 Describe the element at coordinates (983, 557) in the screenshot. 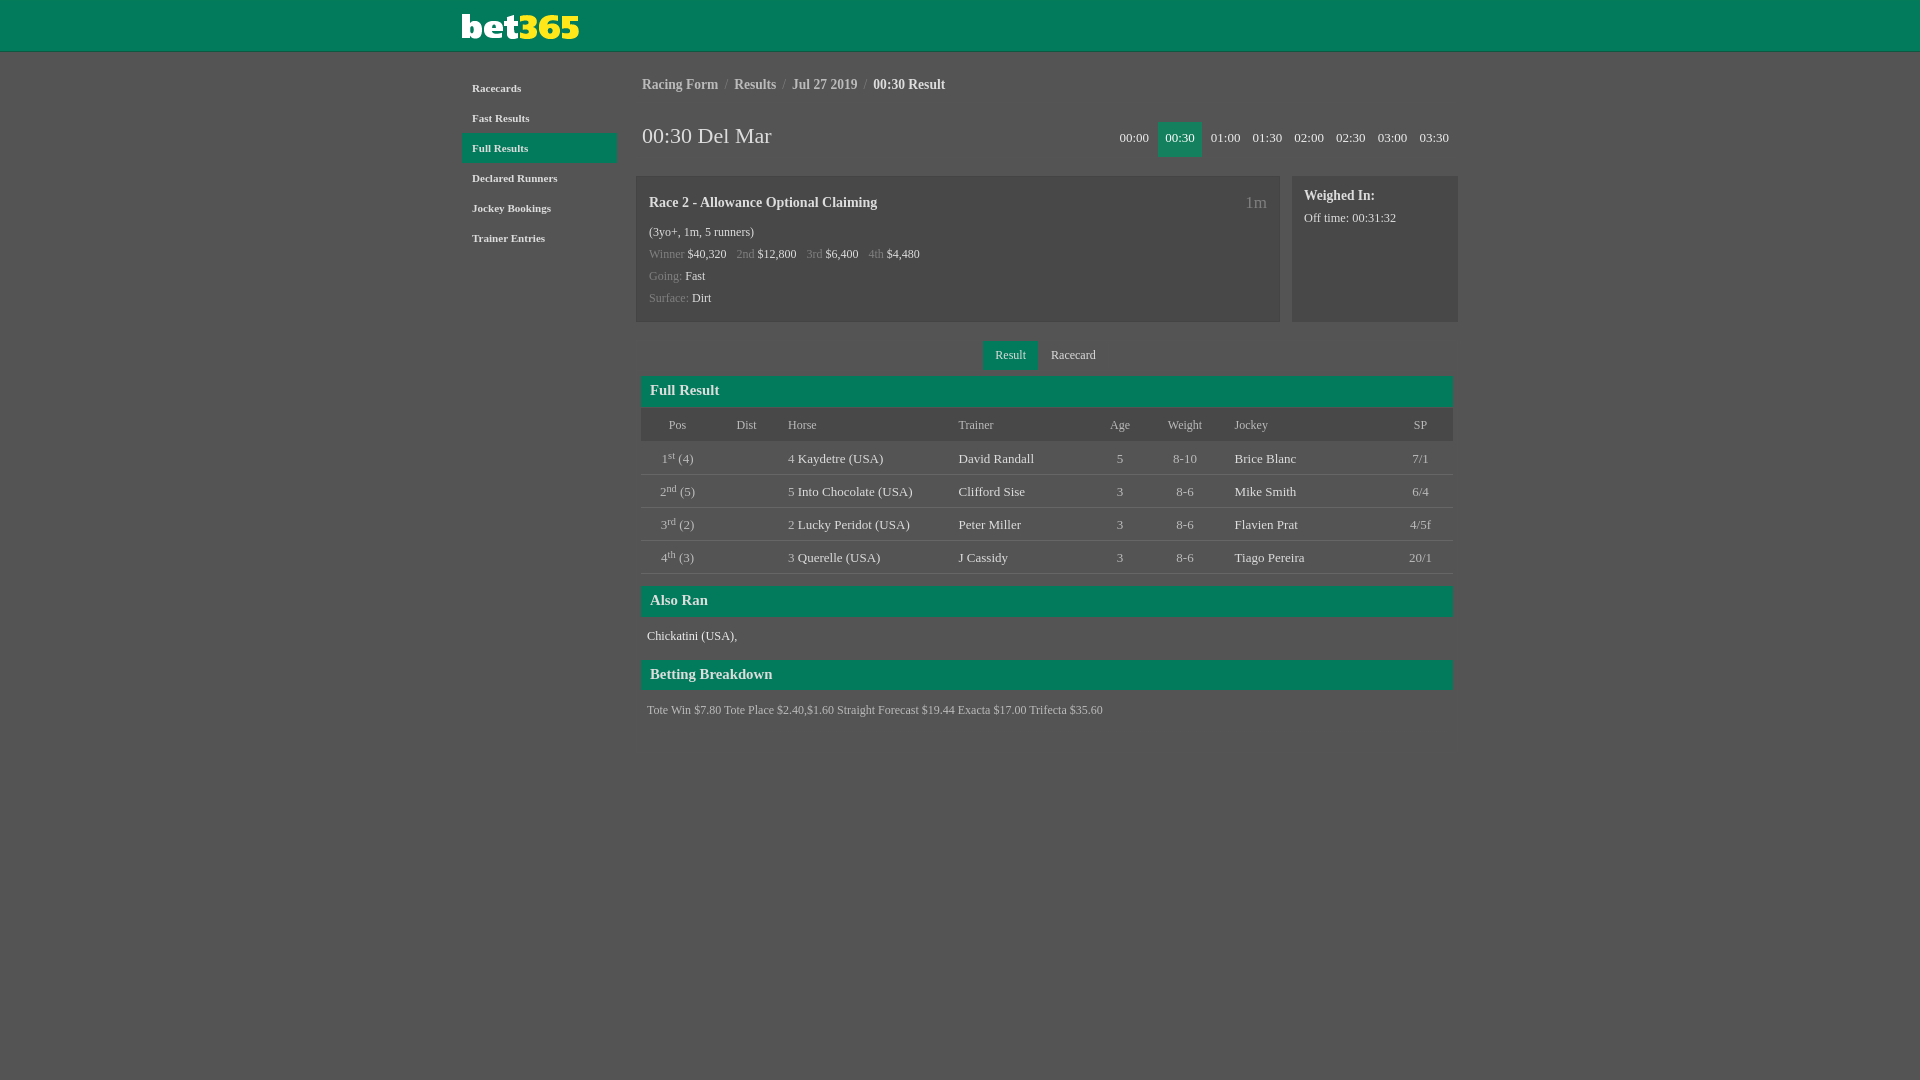

I see `'J Cassidy'` at that location.